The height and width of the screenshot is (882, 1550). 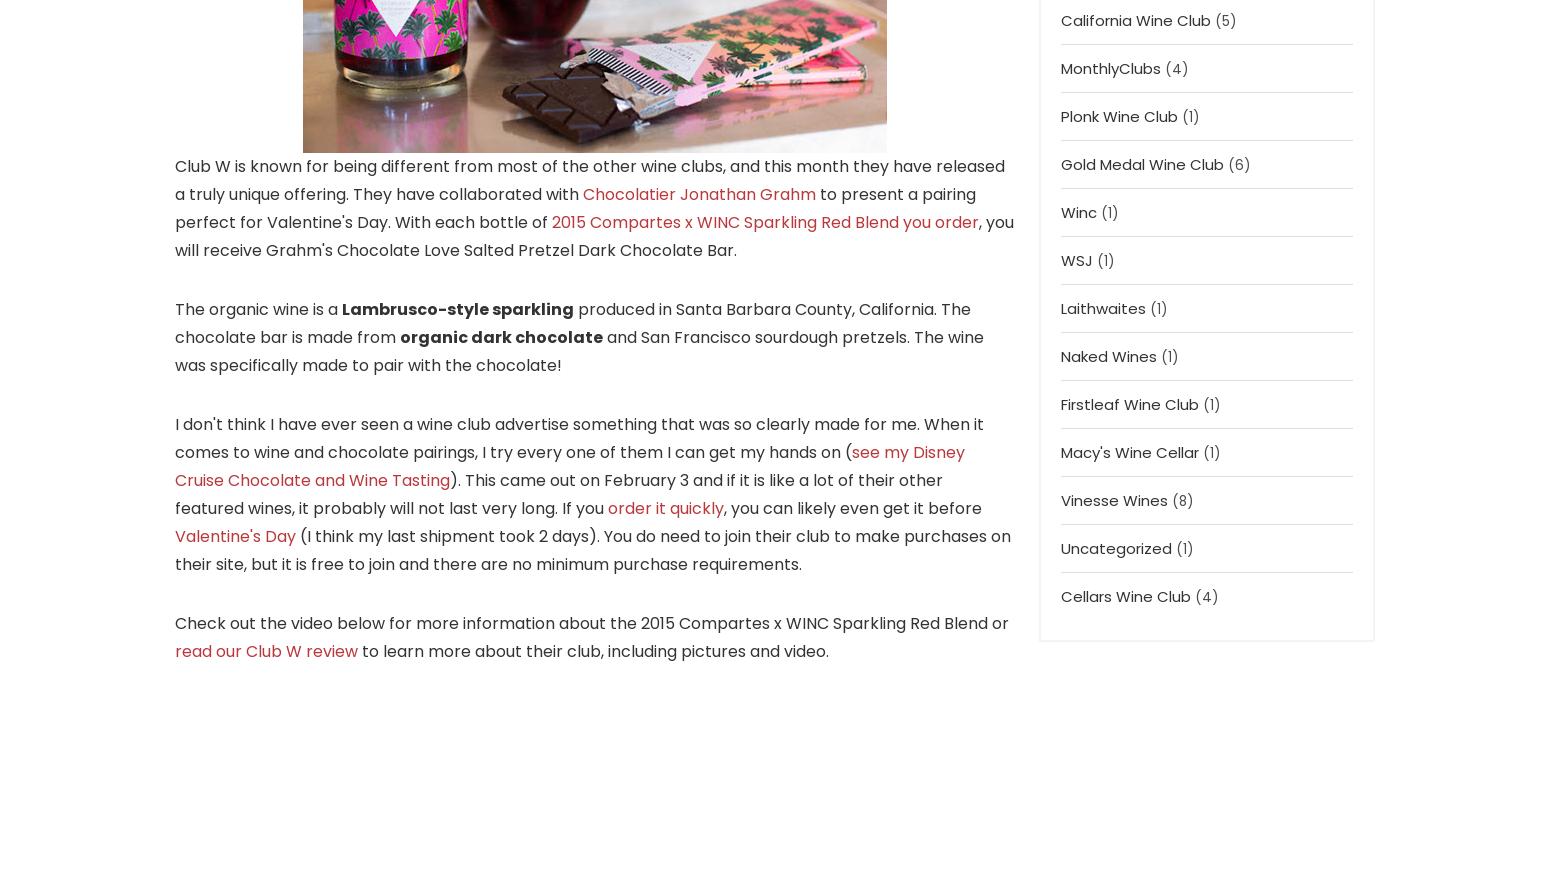 I want to click on 'and San Francisco sourdough pretzels. The wine was specifically made to pair with the chocolate!', so click(x=579, y=349).